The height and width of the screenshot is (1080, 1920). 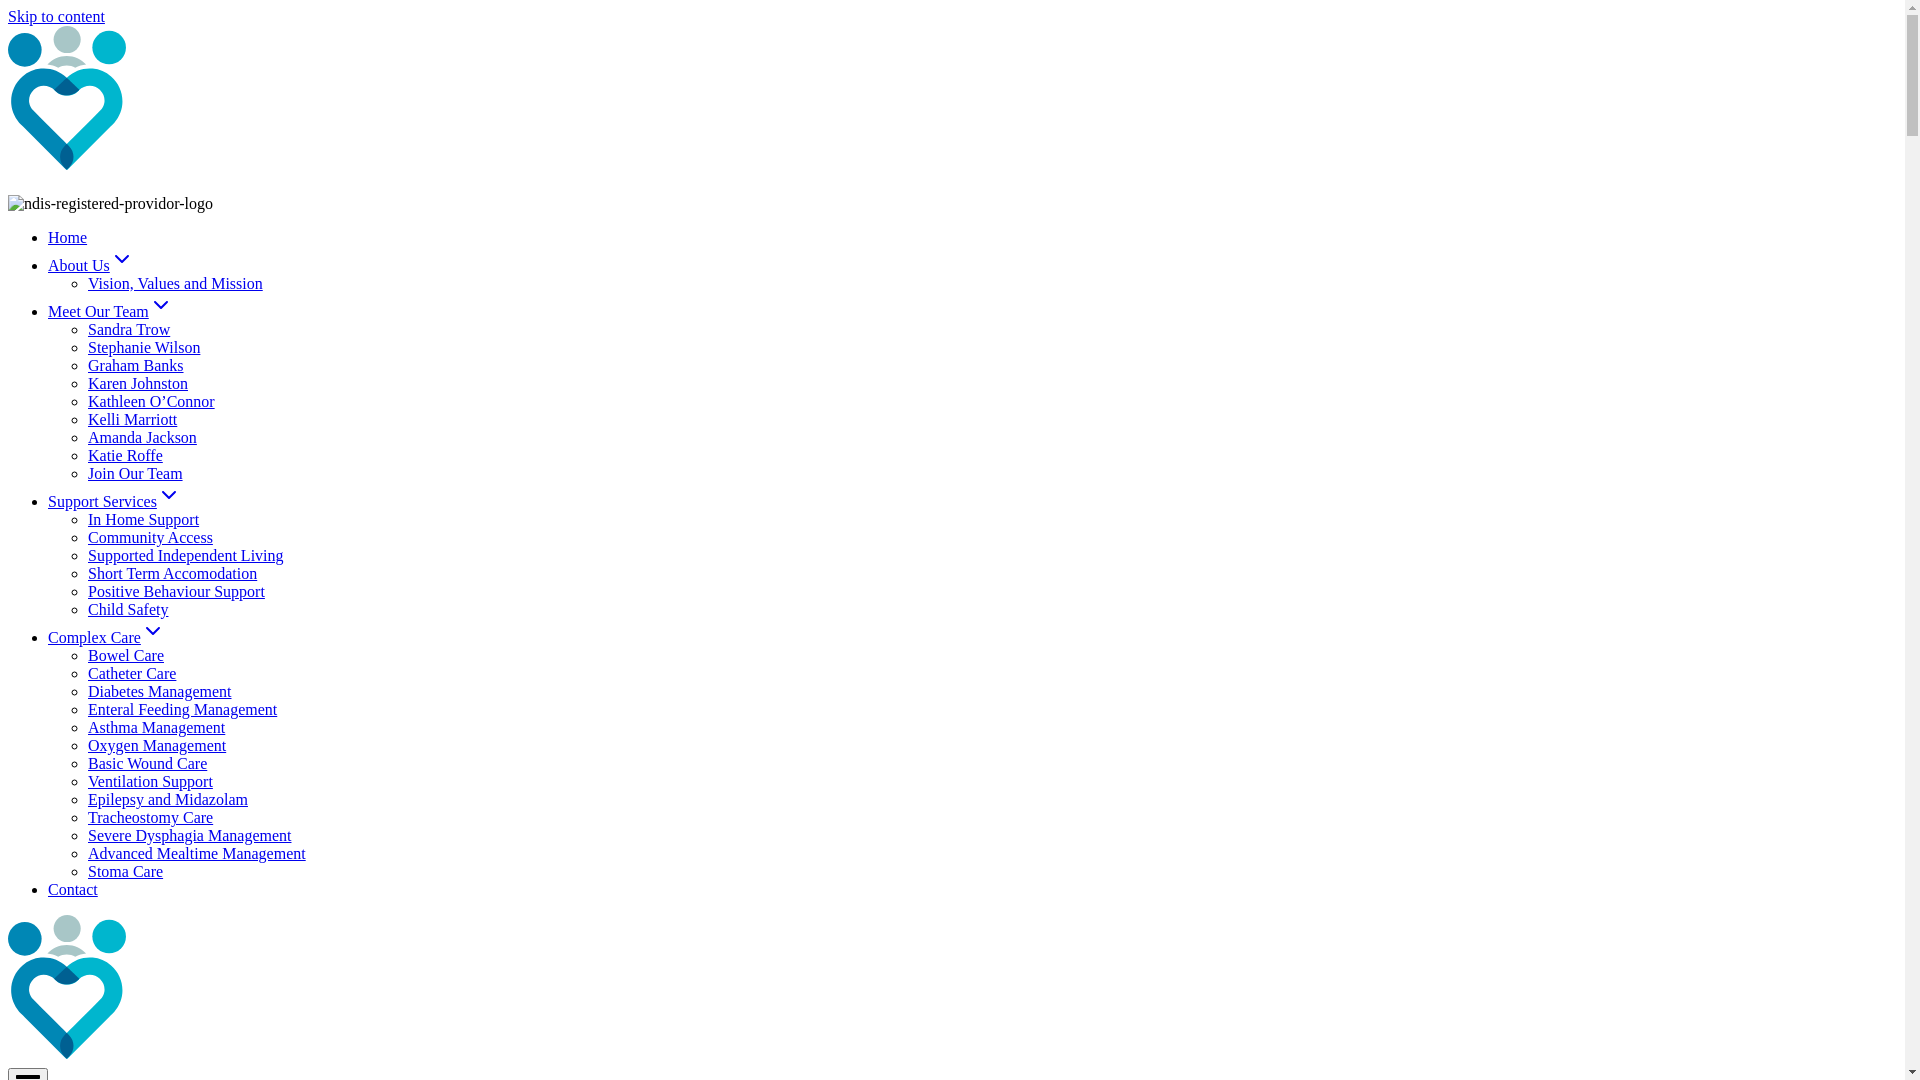 What do you see at coordinates (155, 727) in the screenshot?
I see `'Asthma Management'` at bounding box center [155, 727].